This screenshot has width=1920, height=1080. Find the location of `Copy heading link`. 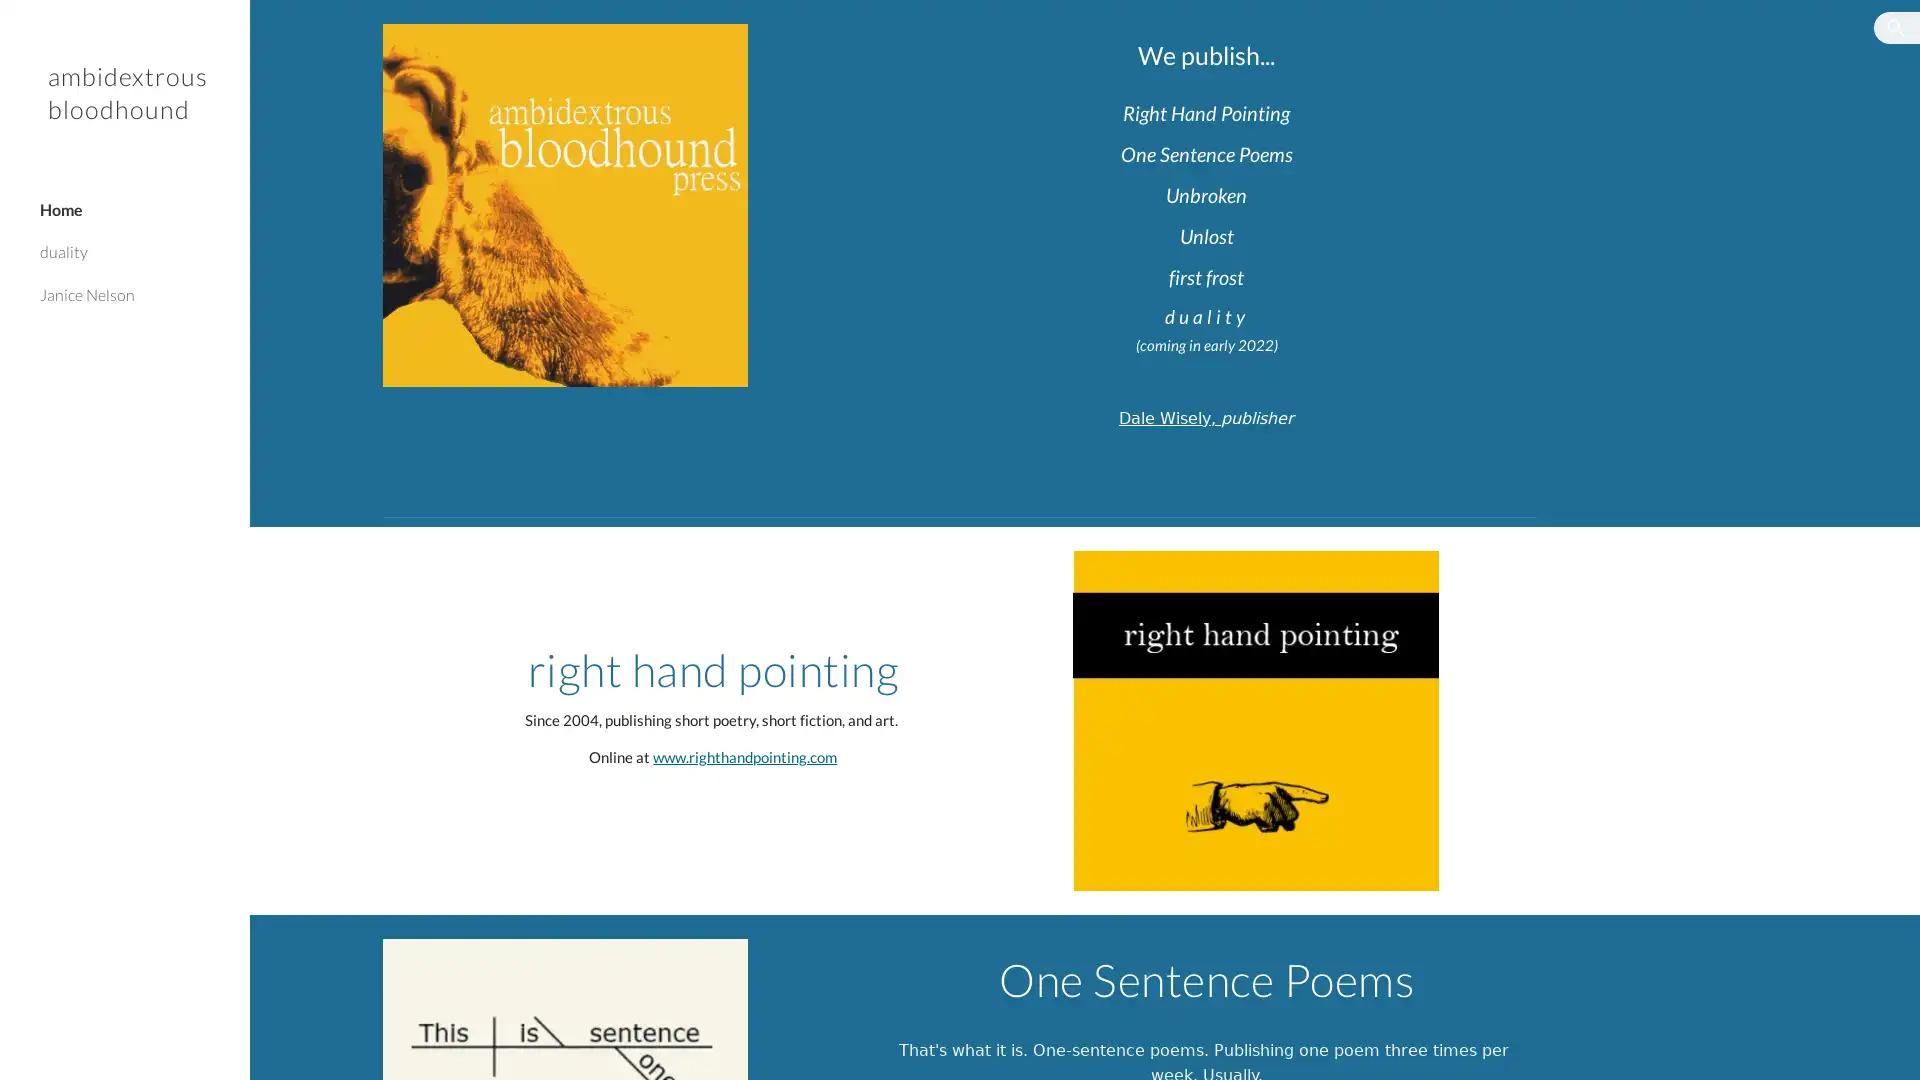

Copy heading link is located at coordinates (1394, 195).